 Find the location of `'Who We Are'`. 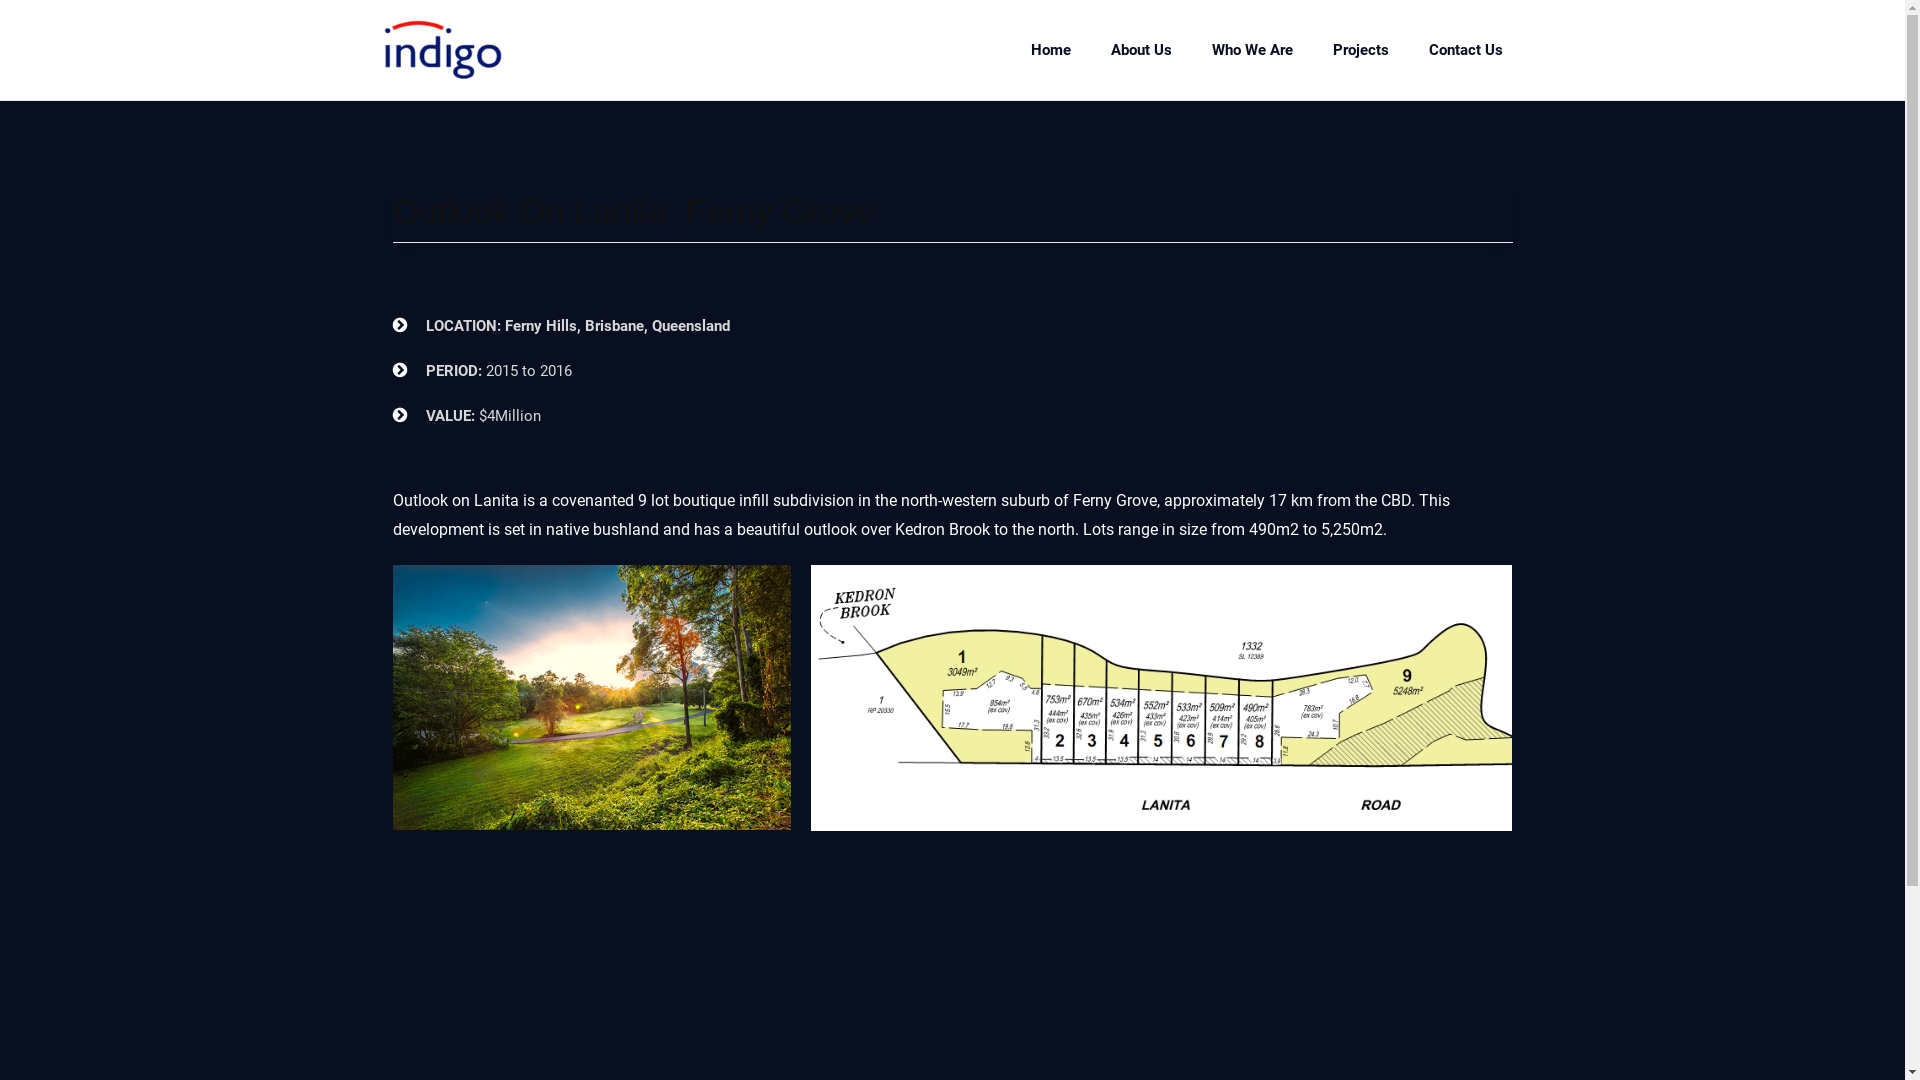

'Who We Are' is located at coordinates (1251, 49).